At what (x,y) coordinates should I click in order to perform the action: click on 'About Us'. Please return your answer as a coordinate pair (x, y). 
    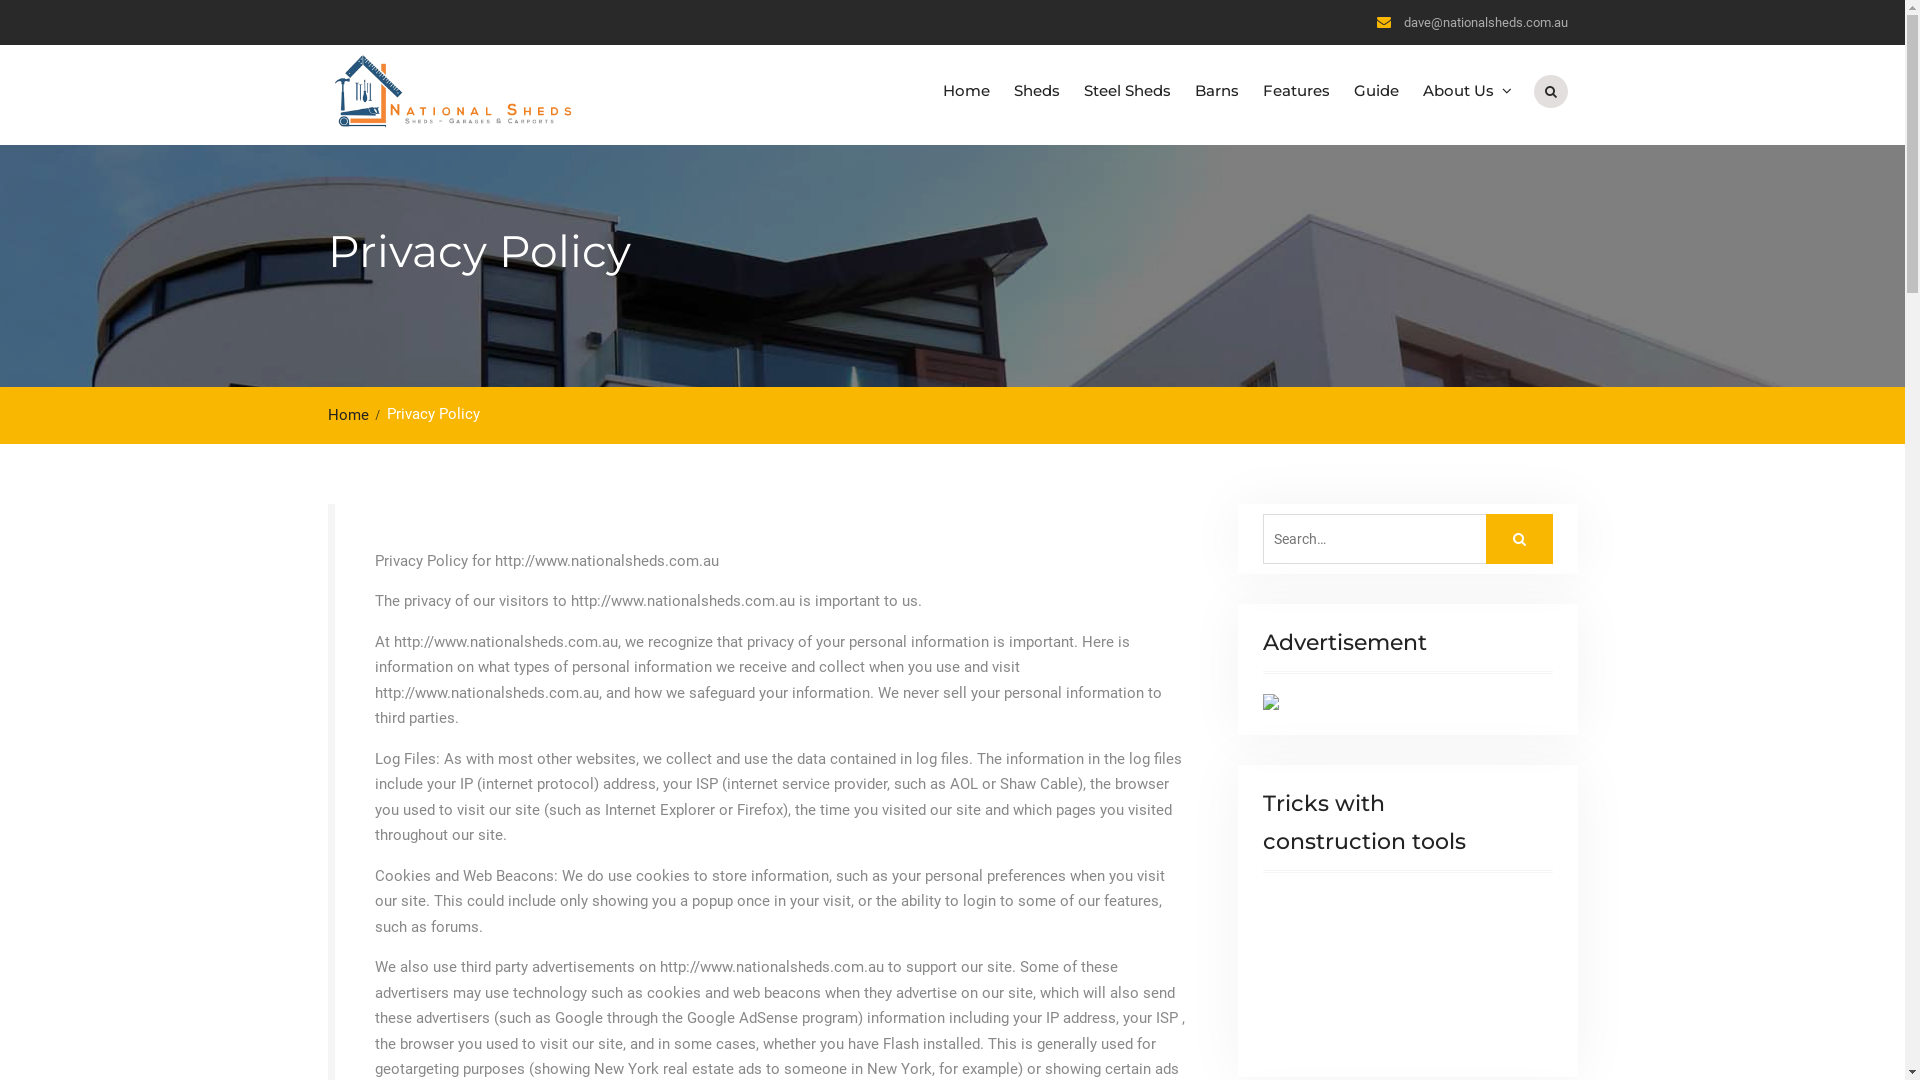
    Looking at the image, I should click on (1464, 91).